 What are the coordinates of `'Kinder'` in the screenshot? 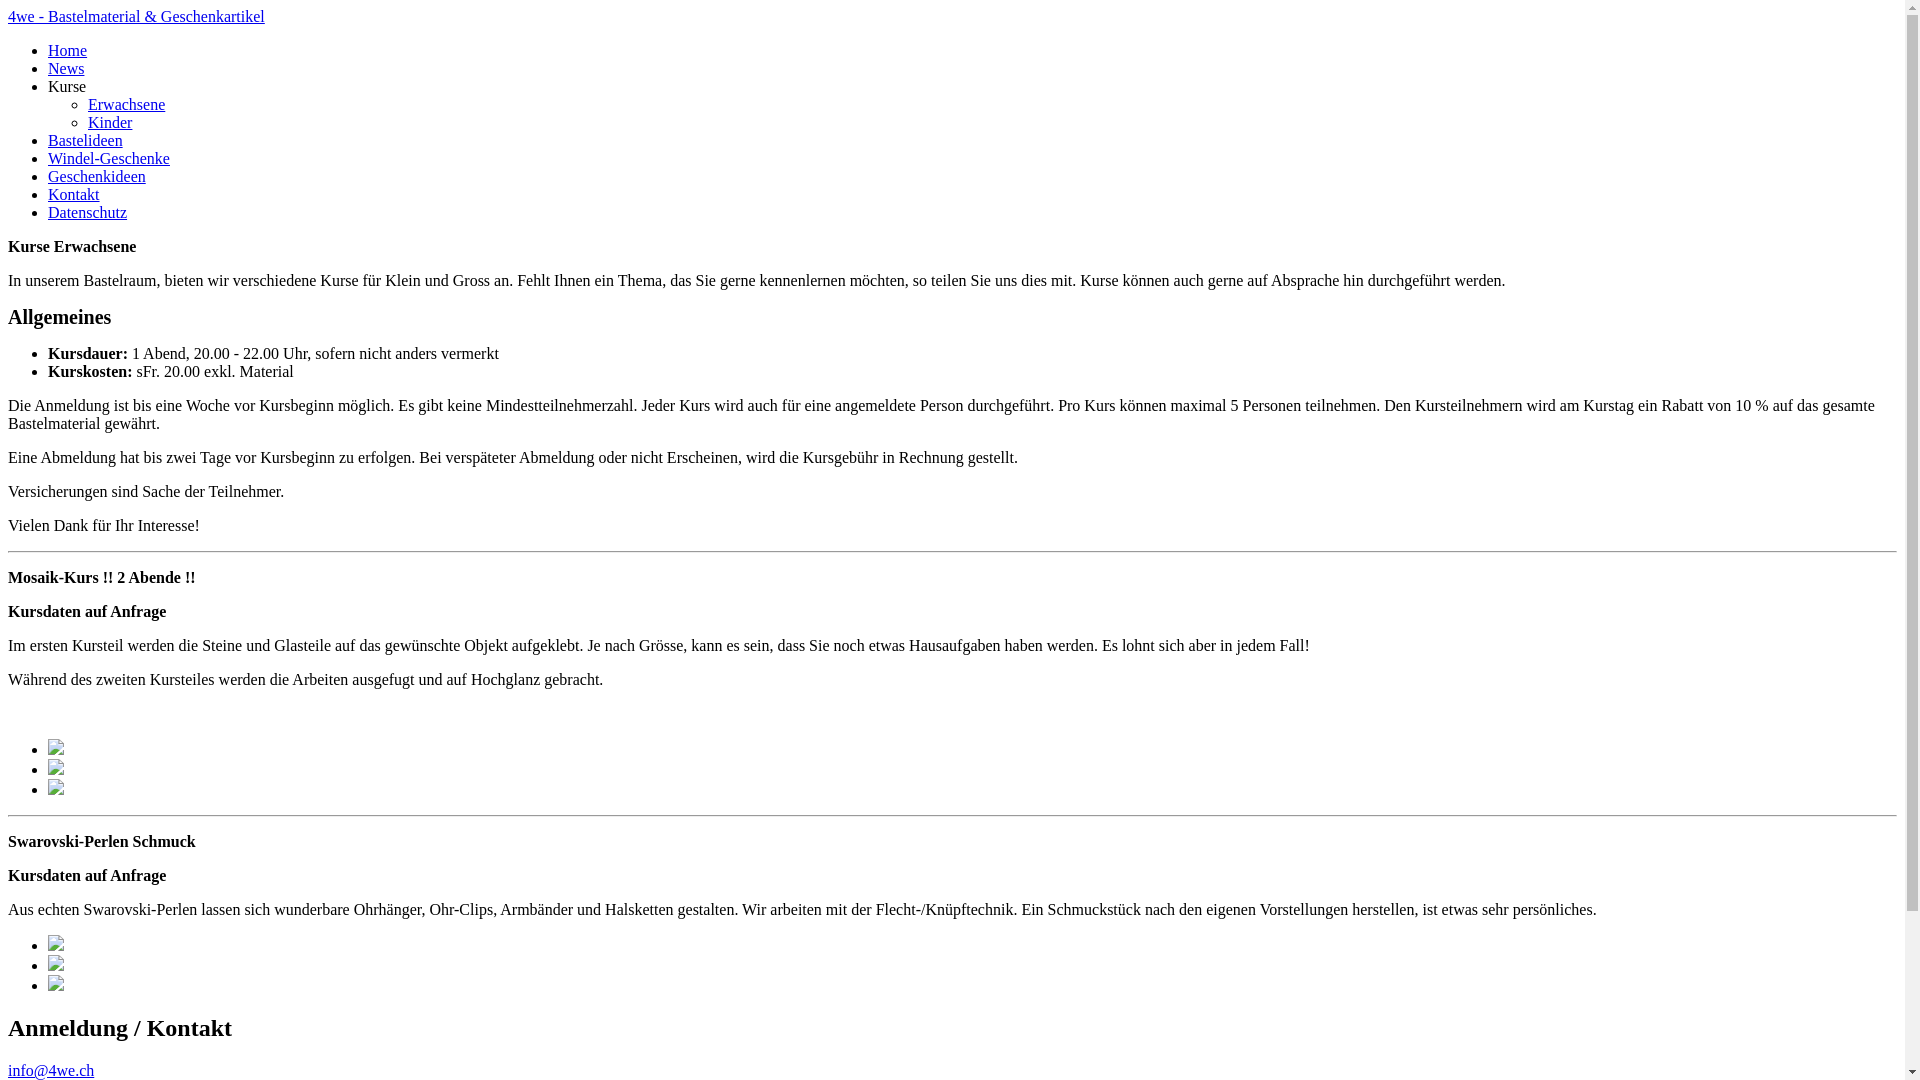 It's located at (86, 122).